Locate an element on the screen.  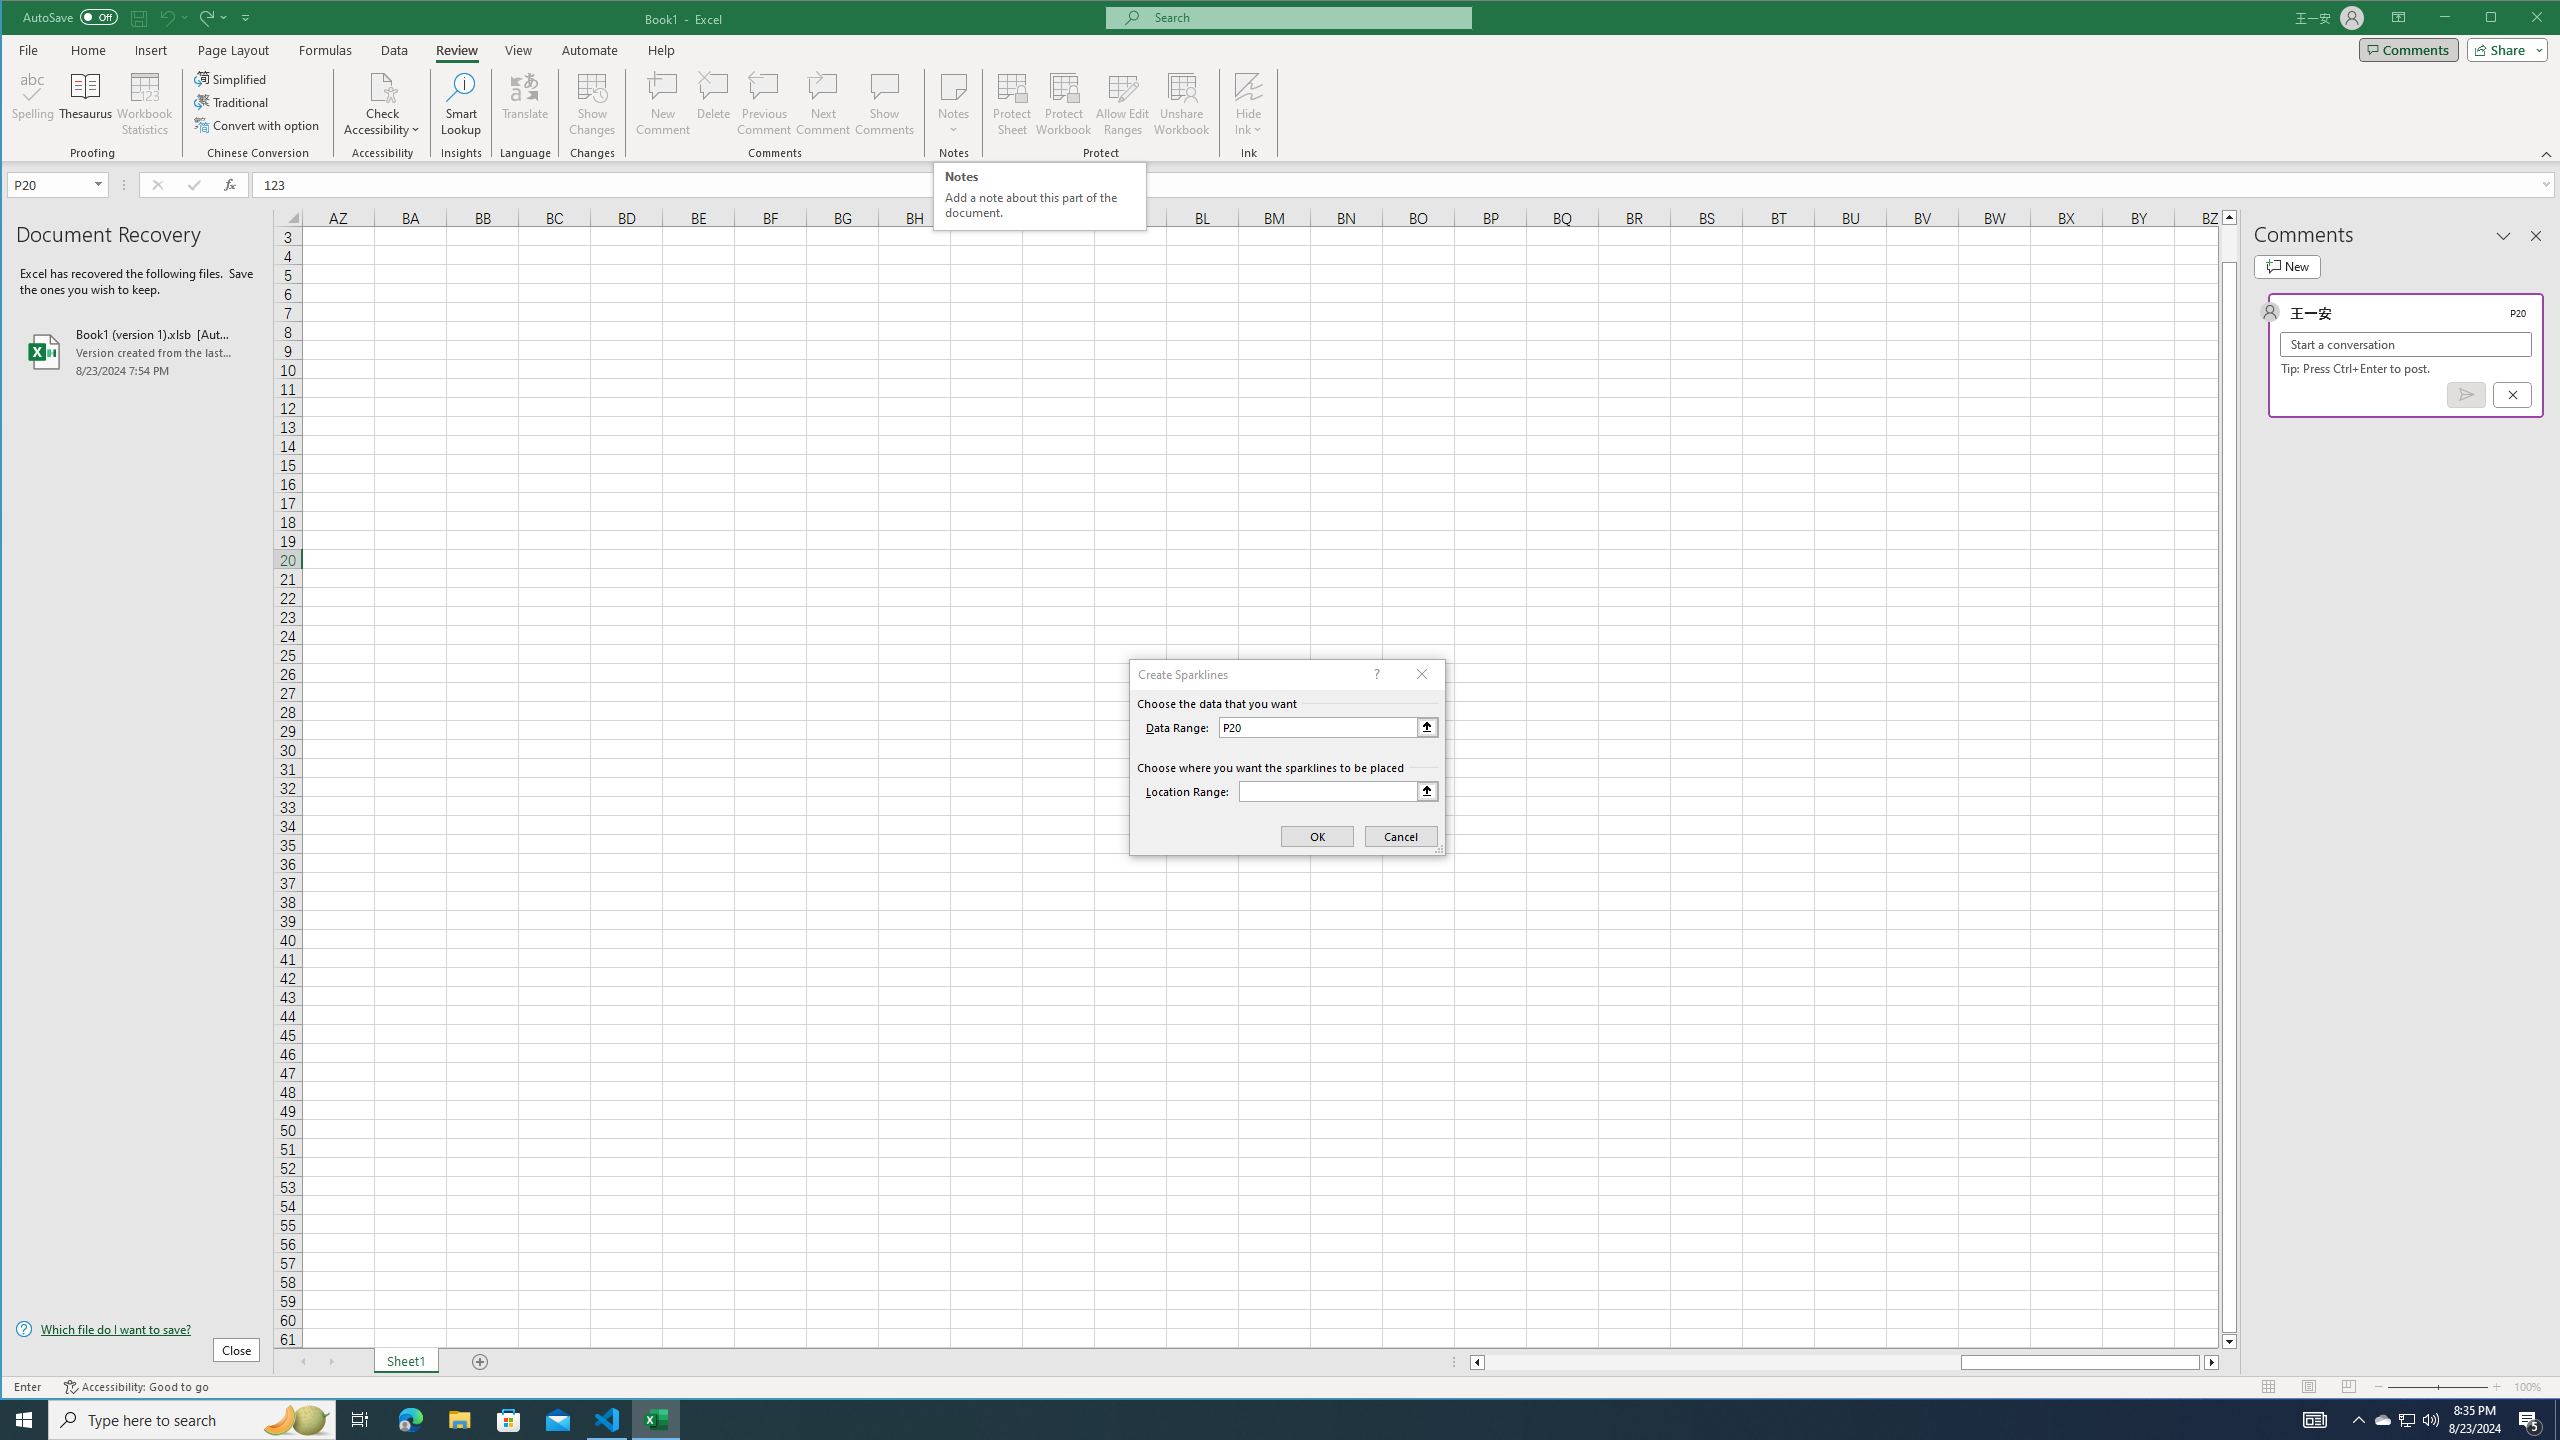
'Formulas' is located at coordinates (325, 49).